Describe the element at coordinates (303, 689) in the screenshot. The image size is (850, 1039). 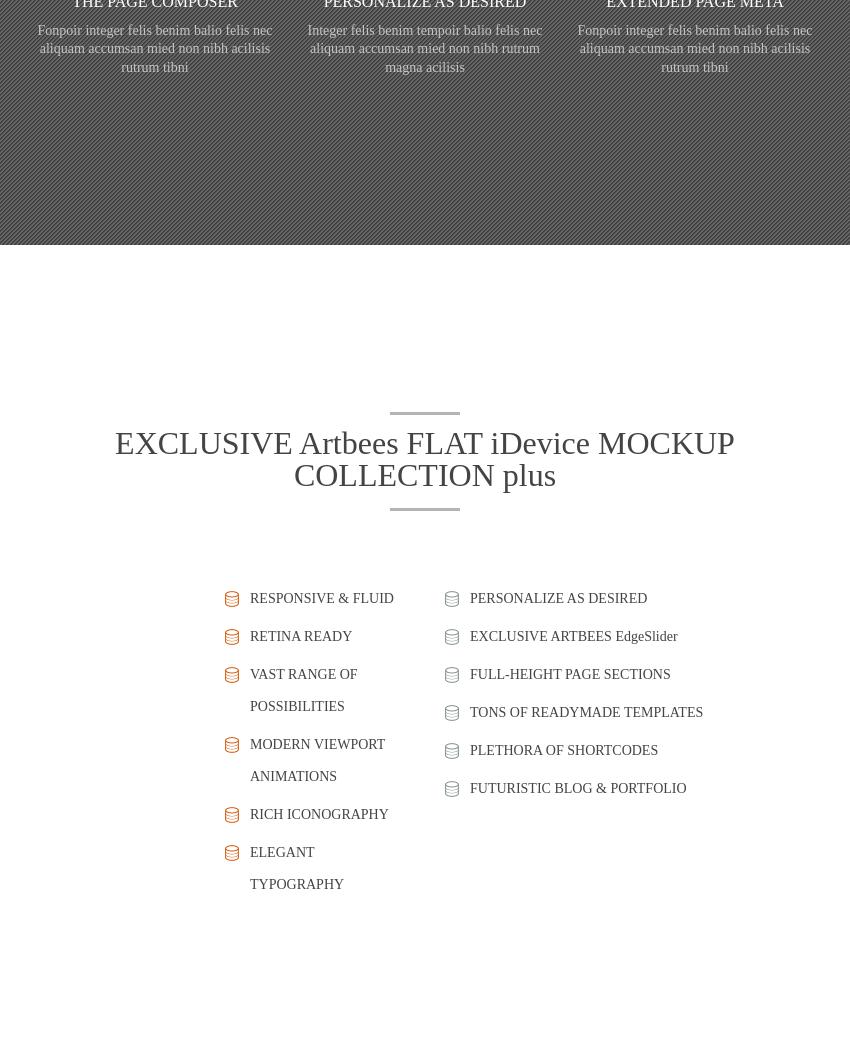
I see `'VAST RANGE OF POSSIBILITIES'` at that location.